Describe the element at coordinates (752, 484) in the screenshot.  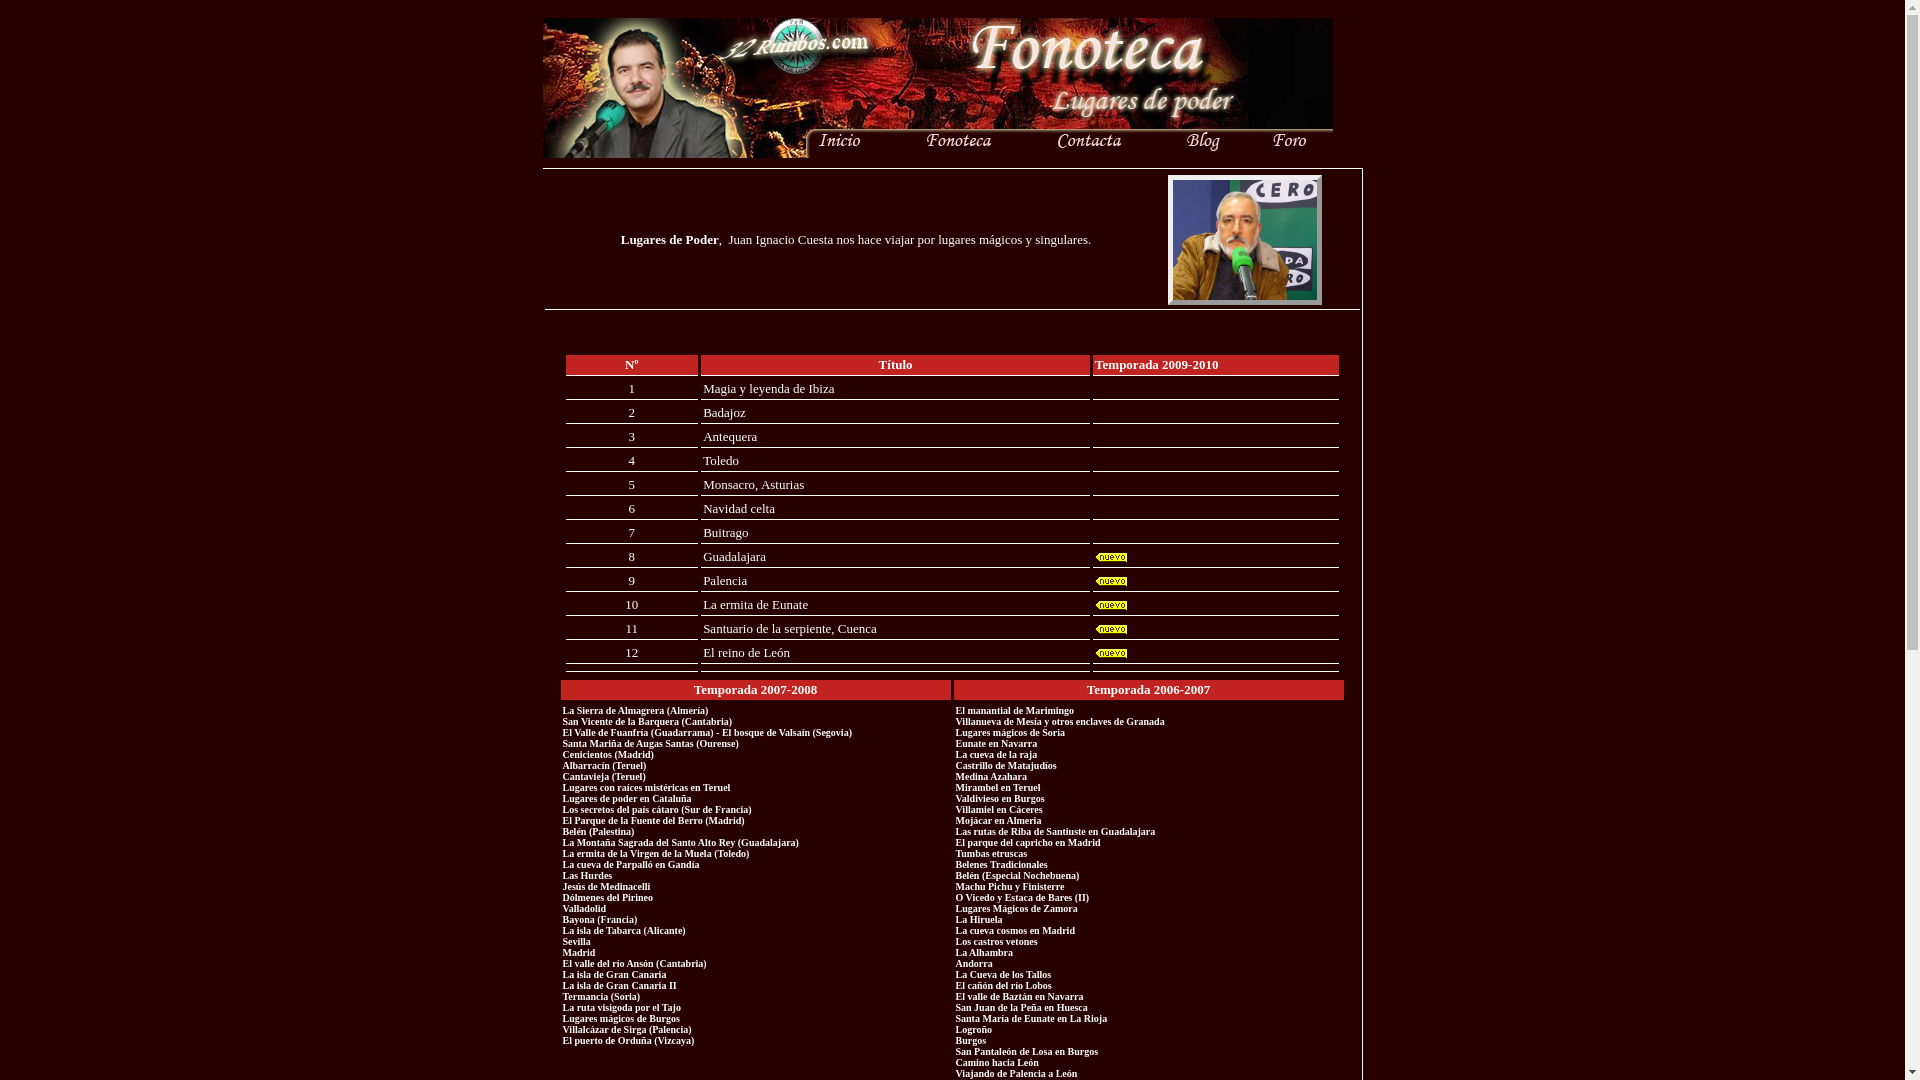
I see `'Monsacro, Asturias'` at that location.